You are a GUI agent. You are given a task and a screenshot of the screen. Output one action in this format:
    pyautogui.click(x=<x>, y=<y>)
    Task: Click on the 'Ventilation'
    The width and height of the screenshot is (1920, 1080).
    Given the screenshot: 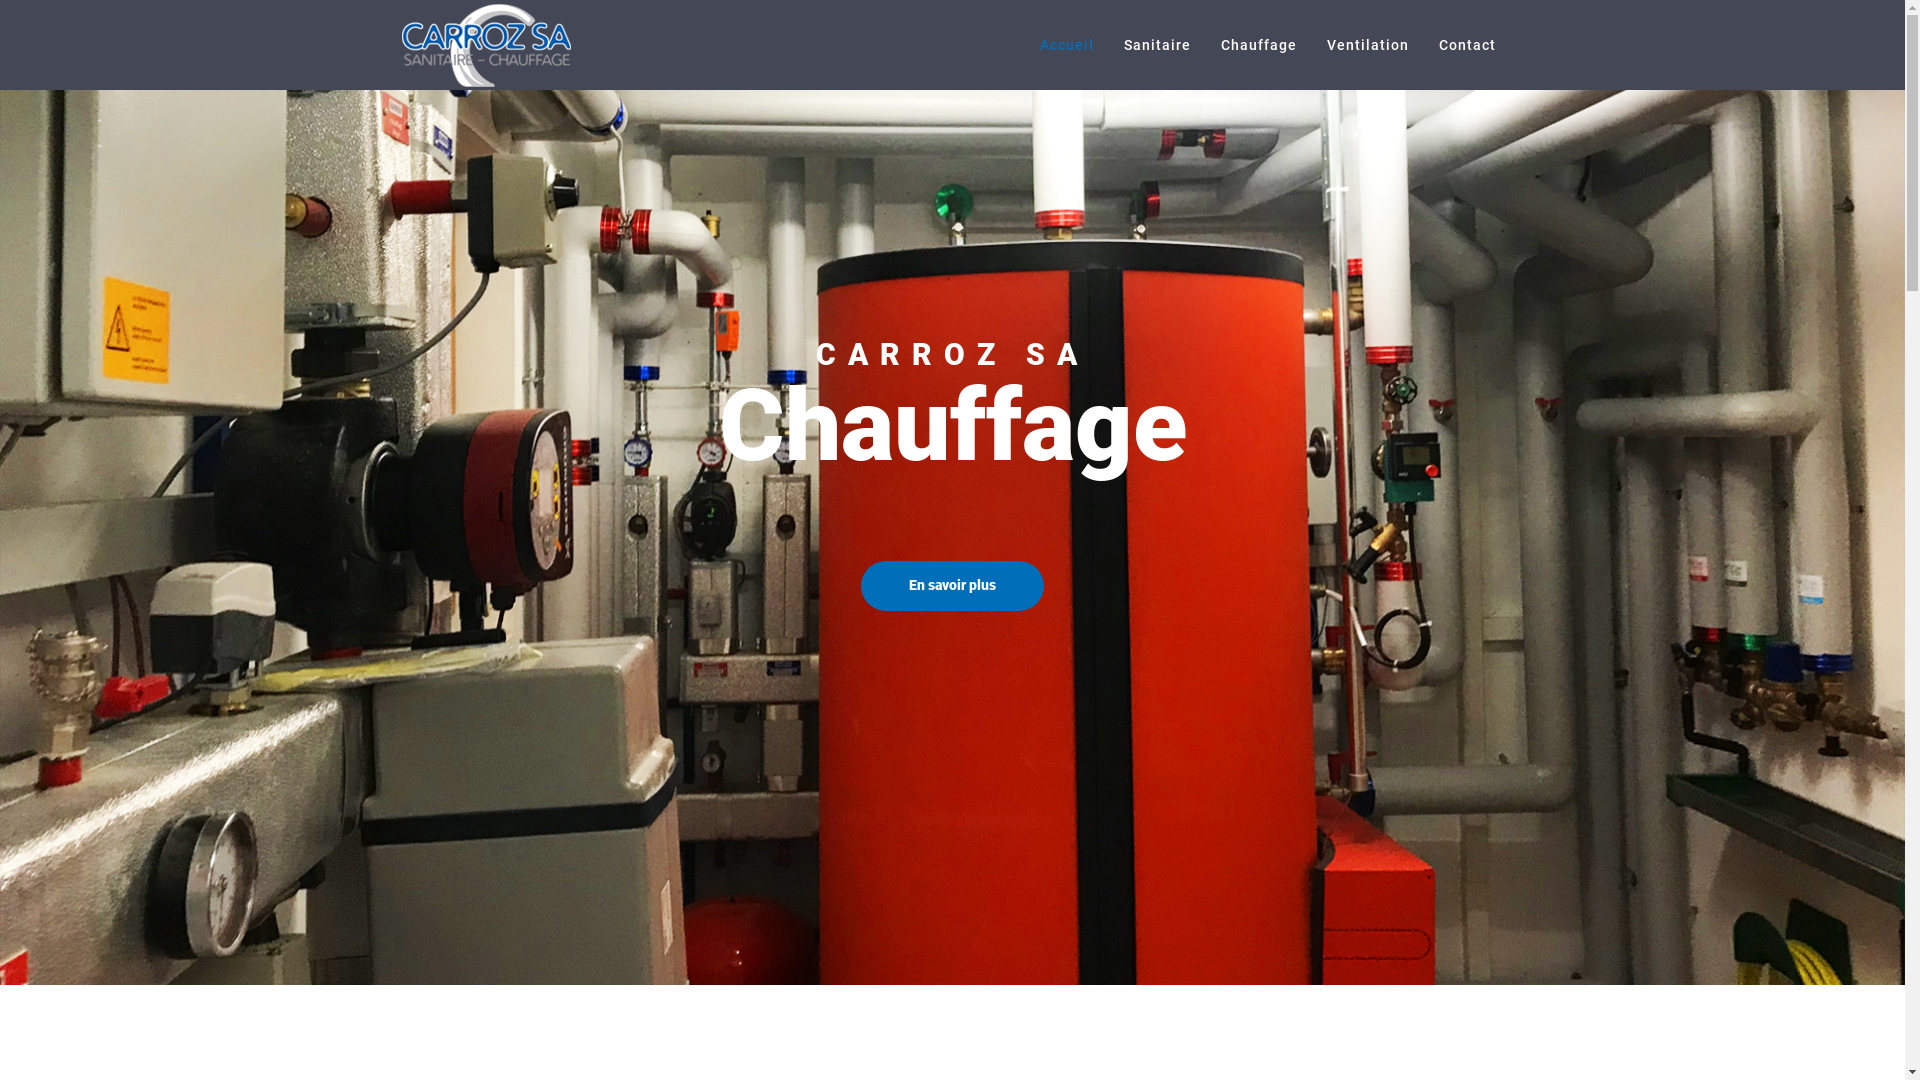 What is the action you would take?
    pyautogui.click(x=1311, y=45)
    